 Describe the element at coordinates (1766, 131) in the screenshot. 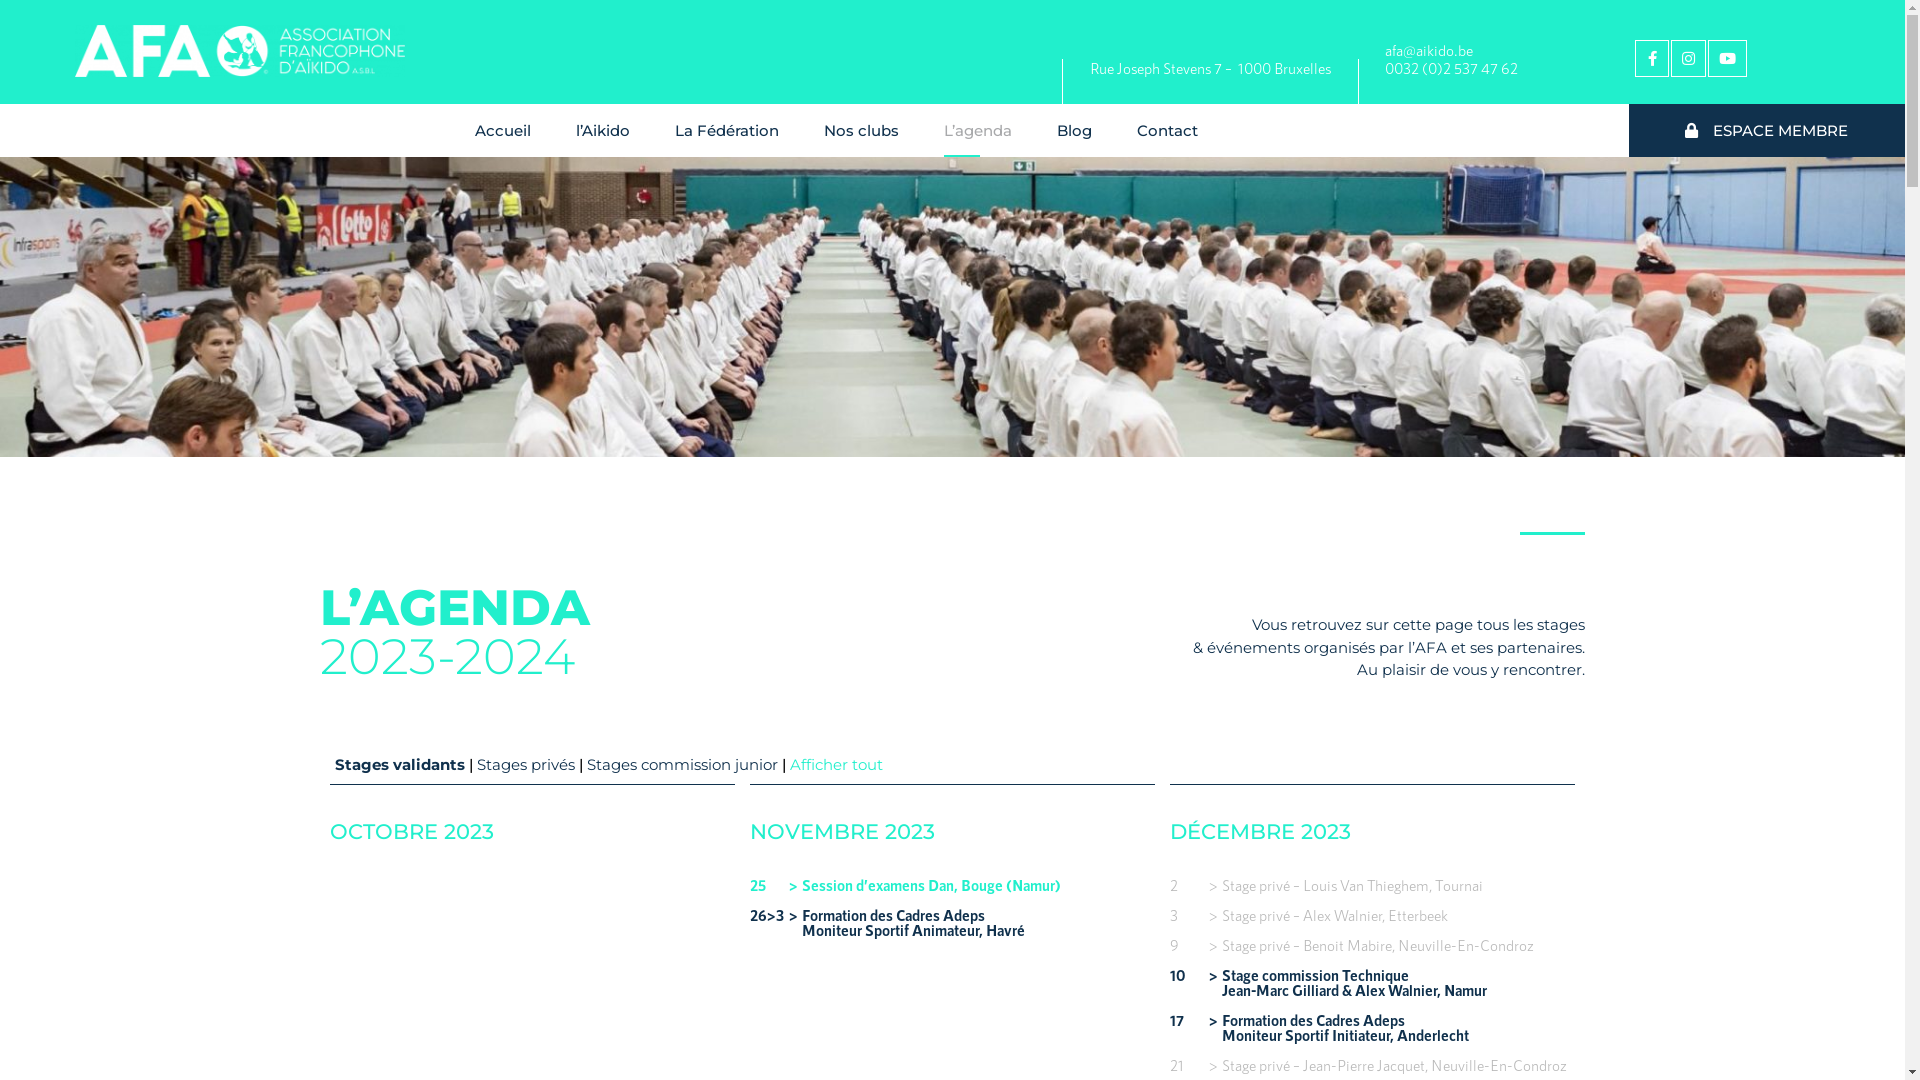

I see `'ESPACE MEMBRE'` at that location.